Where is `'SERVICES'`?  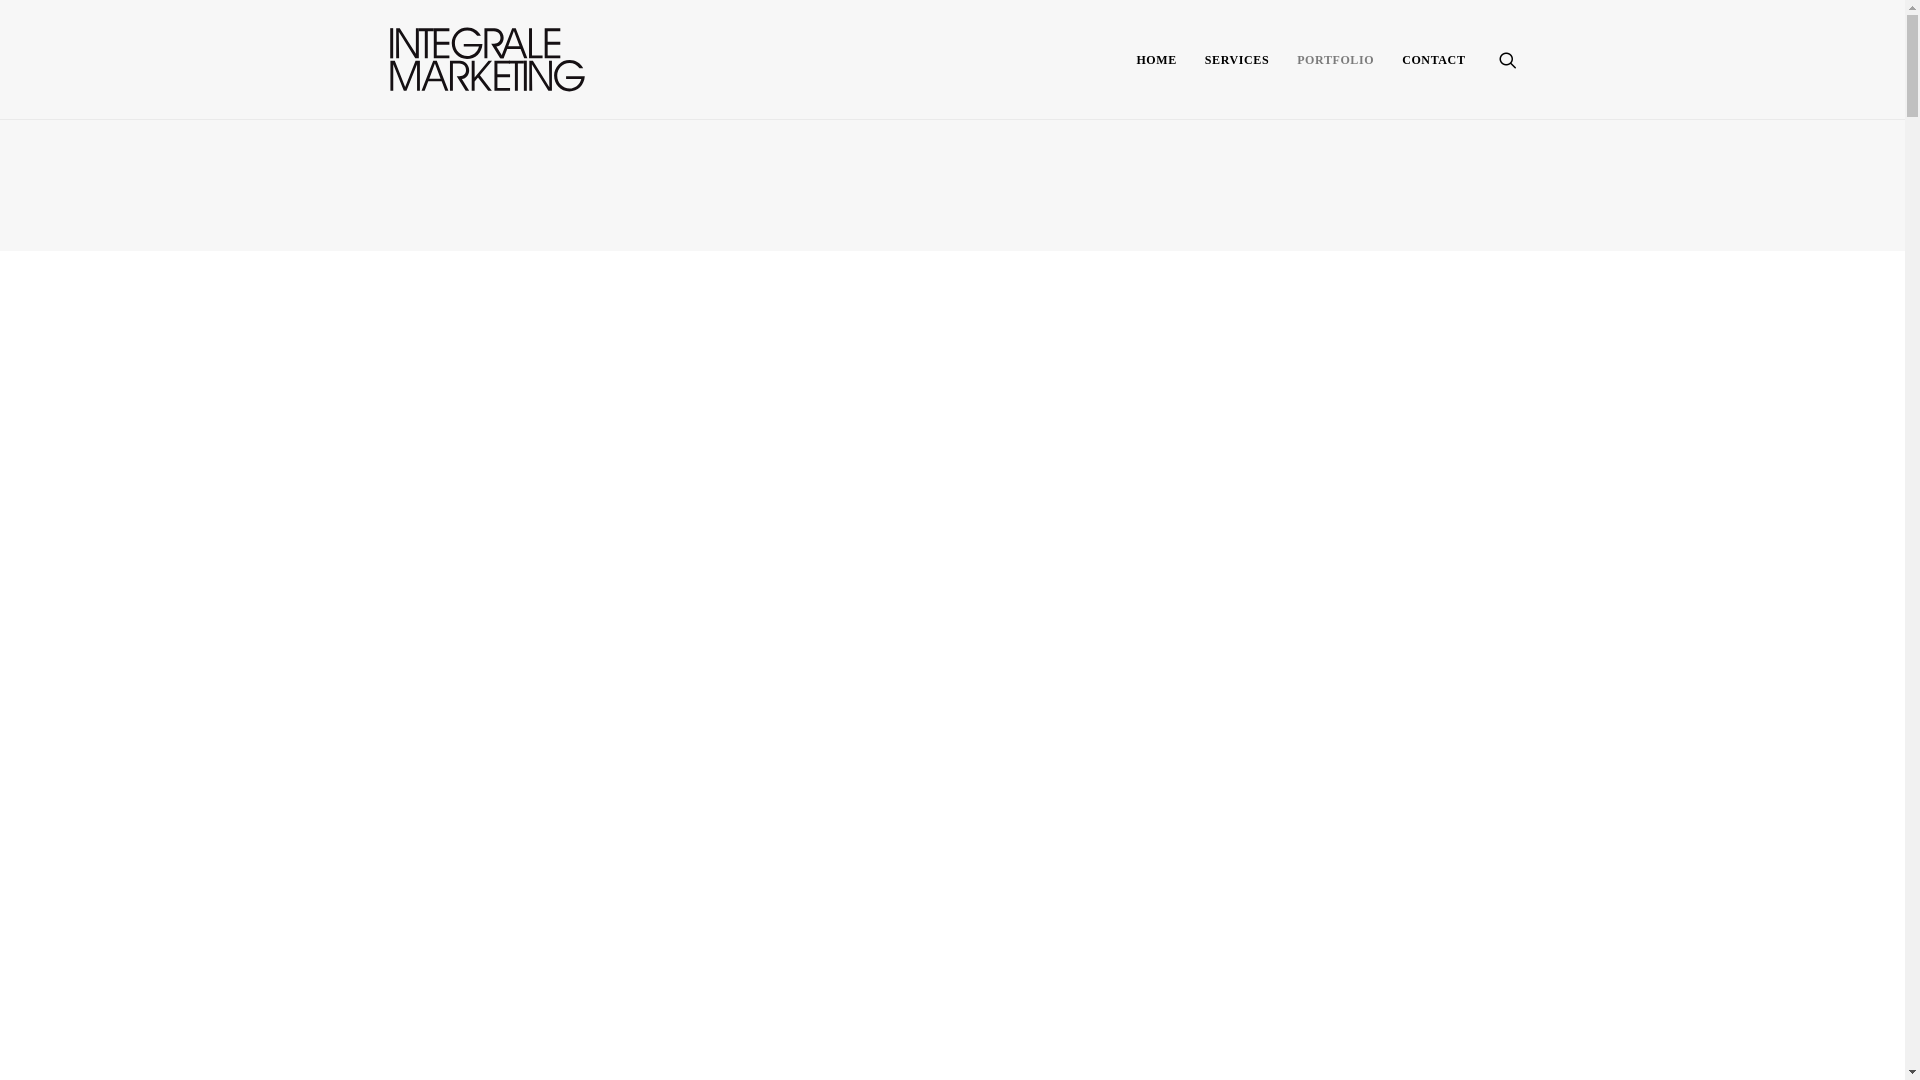
'SERVICES' is located at coordinates (1190, 58).